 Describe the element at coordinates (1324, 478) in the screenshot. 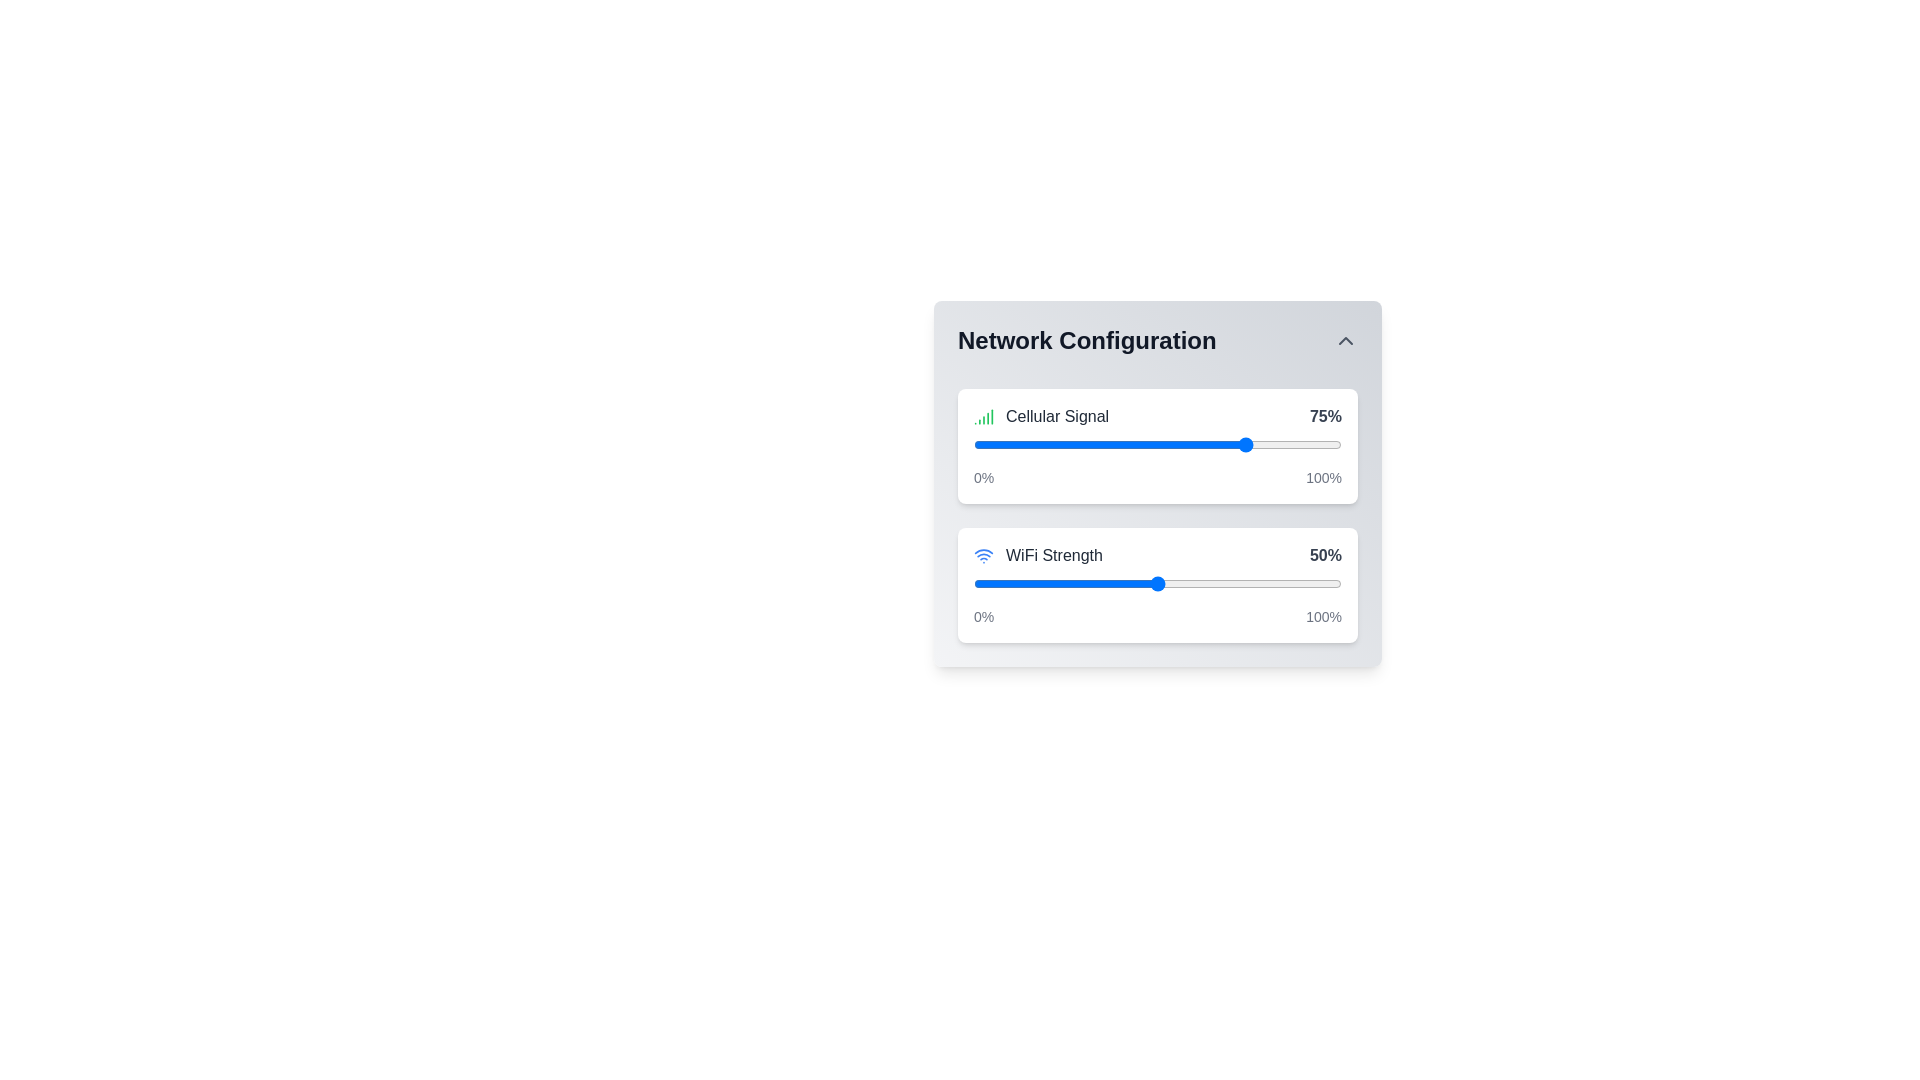

I see `the '100%' text label, which is styled with a neutral color and positioned at the far-right end of a horizontal scale` at that location.